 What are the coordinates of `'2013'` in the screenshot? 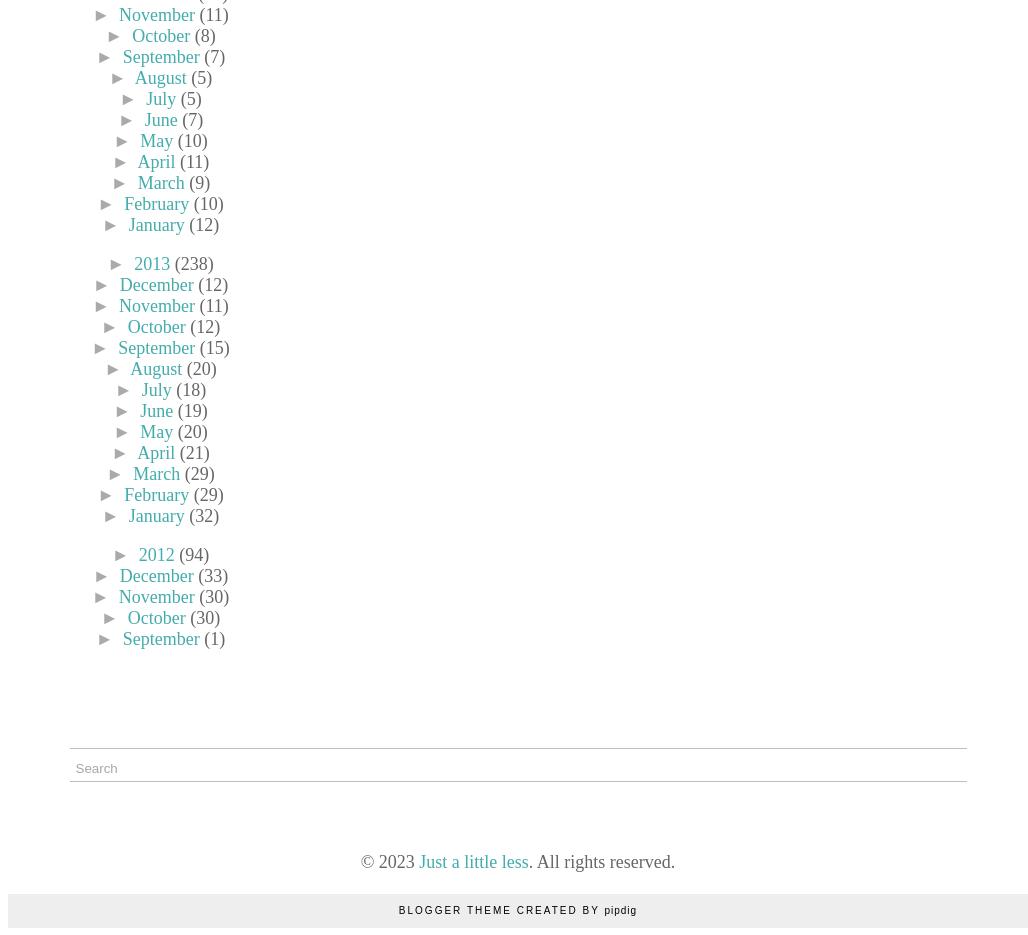 It's located at (134, 263).